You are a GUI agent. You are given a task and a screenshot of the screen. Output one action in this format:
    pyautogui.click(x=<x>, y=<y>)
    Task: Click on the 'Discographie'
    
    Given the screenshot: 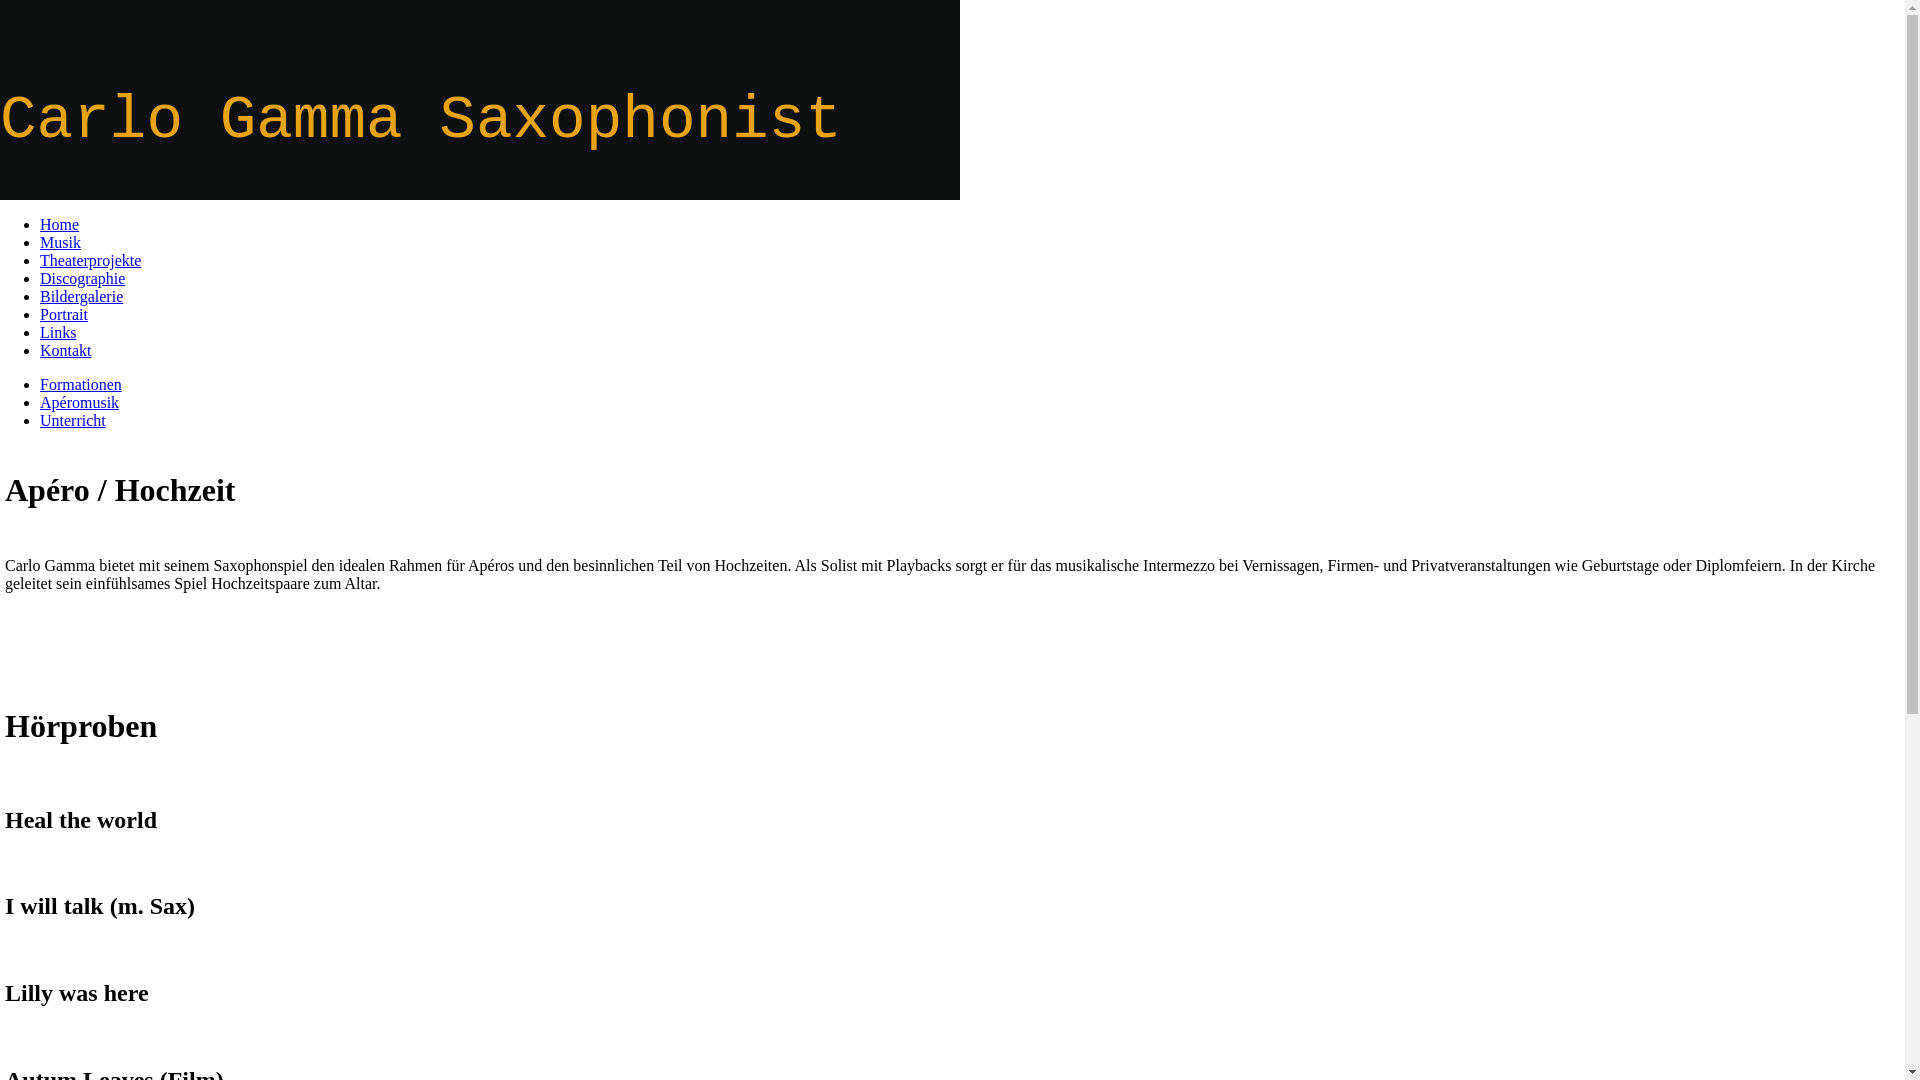 What is the action you would take?
    pyautogui.click(x=81, y=278)
    